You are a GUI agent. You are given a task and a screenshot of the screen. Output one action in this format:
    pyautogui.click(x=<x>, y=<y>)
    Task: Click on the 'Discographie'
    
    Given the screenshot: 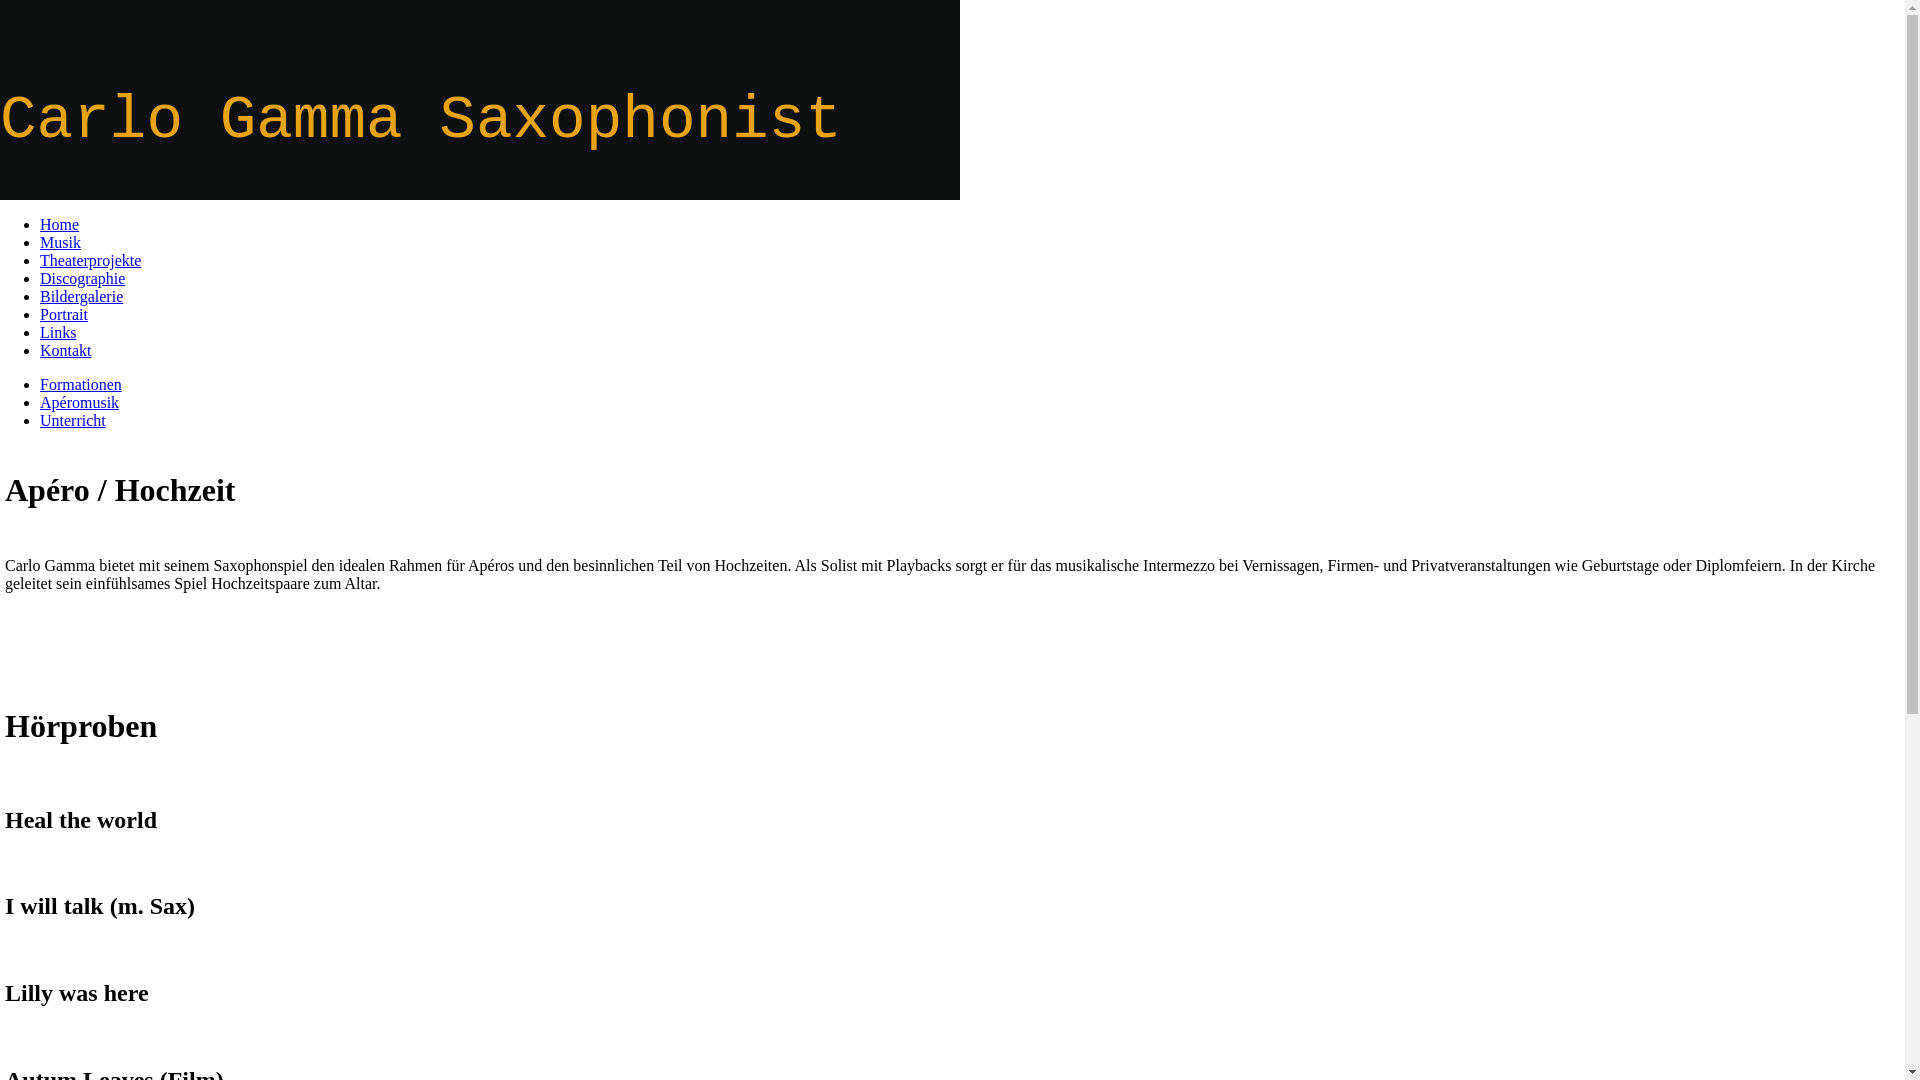 What is the action you would take?
    pyautogui.click(x=81, y=278)
    